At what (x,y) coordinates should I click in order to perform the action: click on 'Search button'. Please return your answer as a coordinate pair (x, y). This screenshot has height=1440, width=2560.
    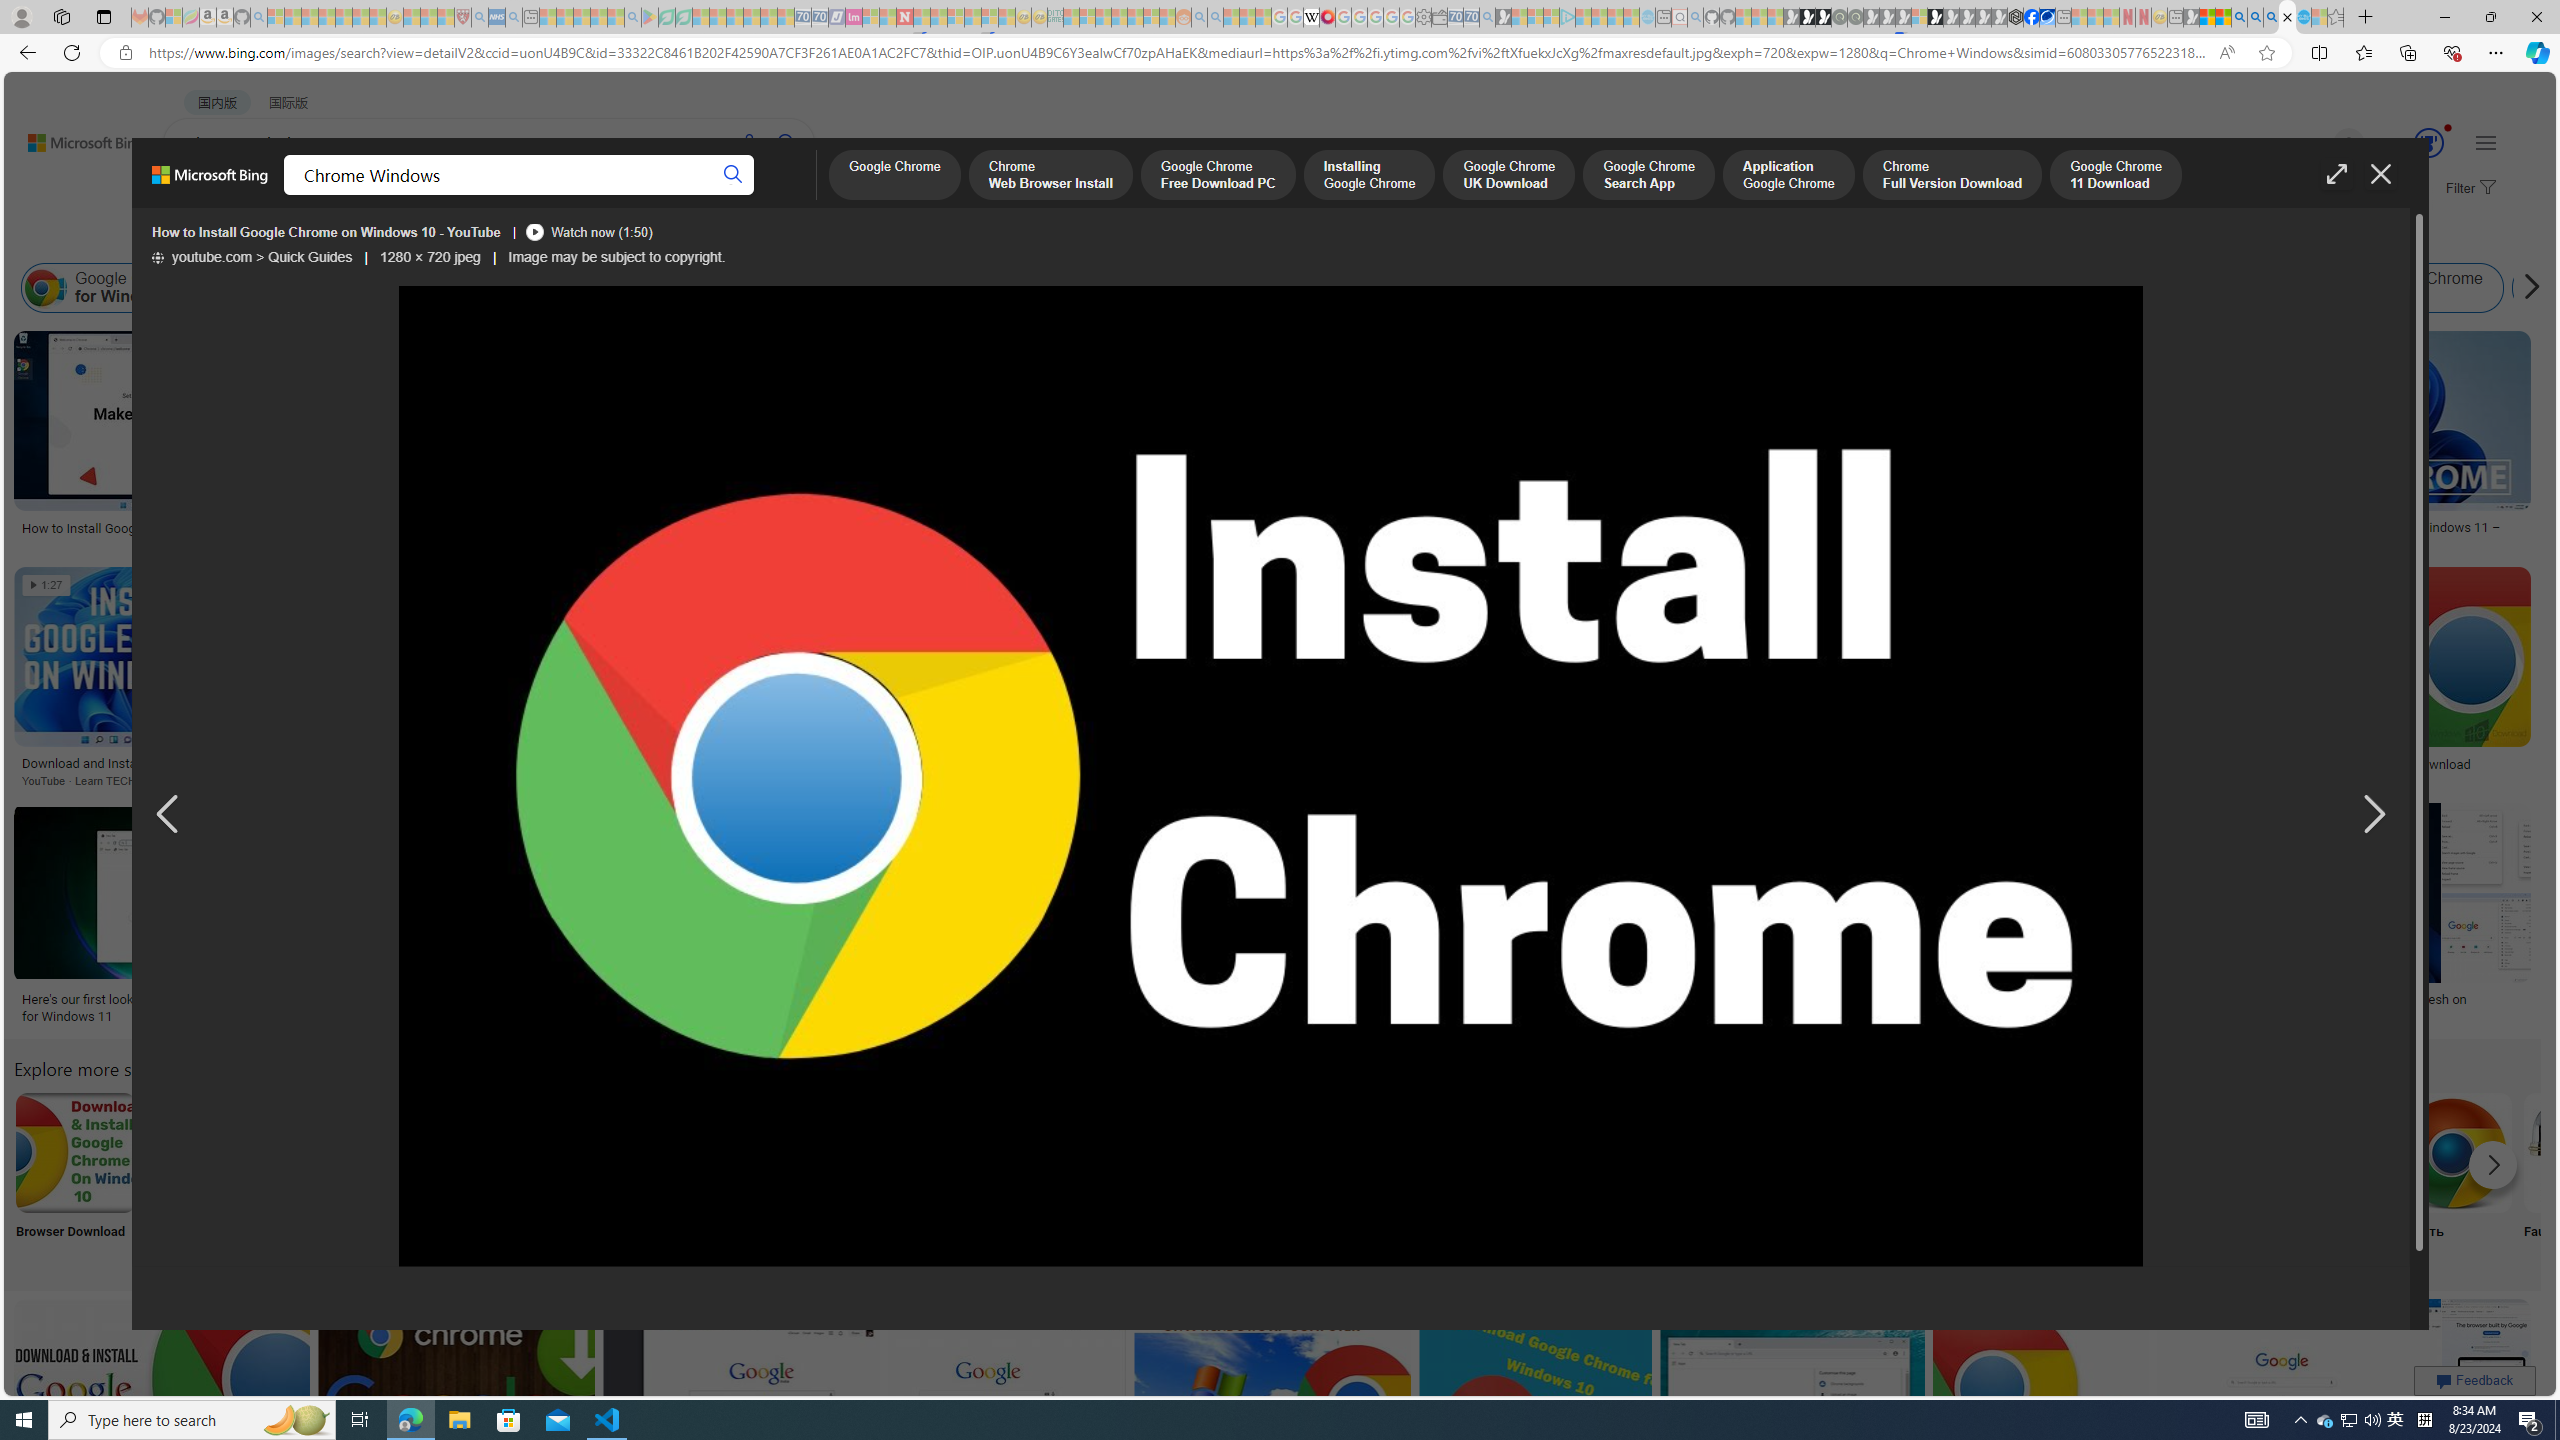
    Looking at the image, I should click on (733, 175).